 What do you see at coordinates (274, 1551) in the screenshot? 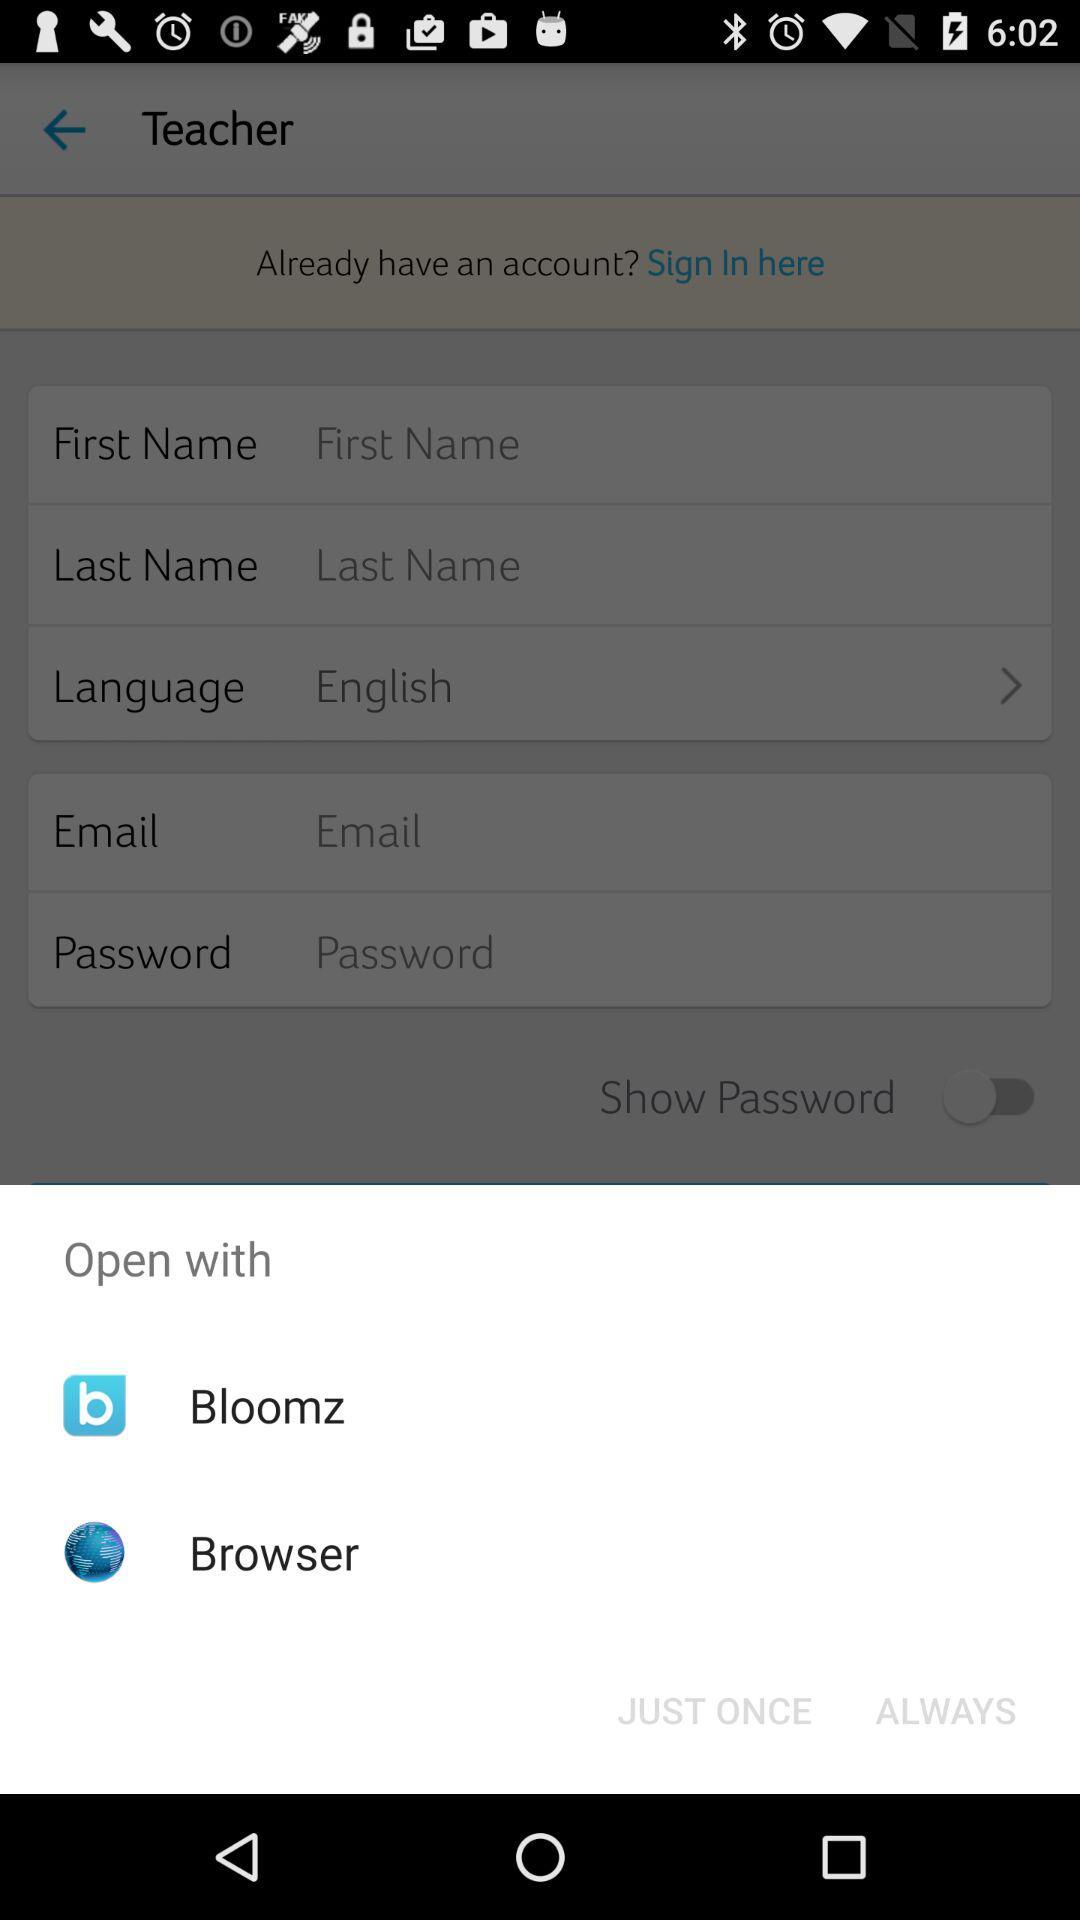
I see `item below bloomz icon` at bounding box center [274, 1551].